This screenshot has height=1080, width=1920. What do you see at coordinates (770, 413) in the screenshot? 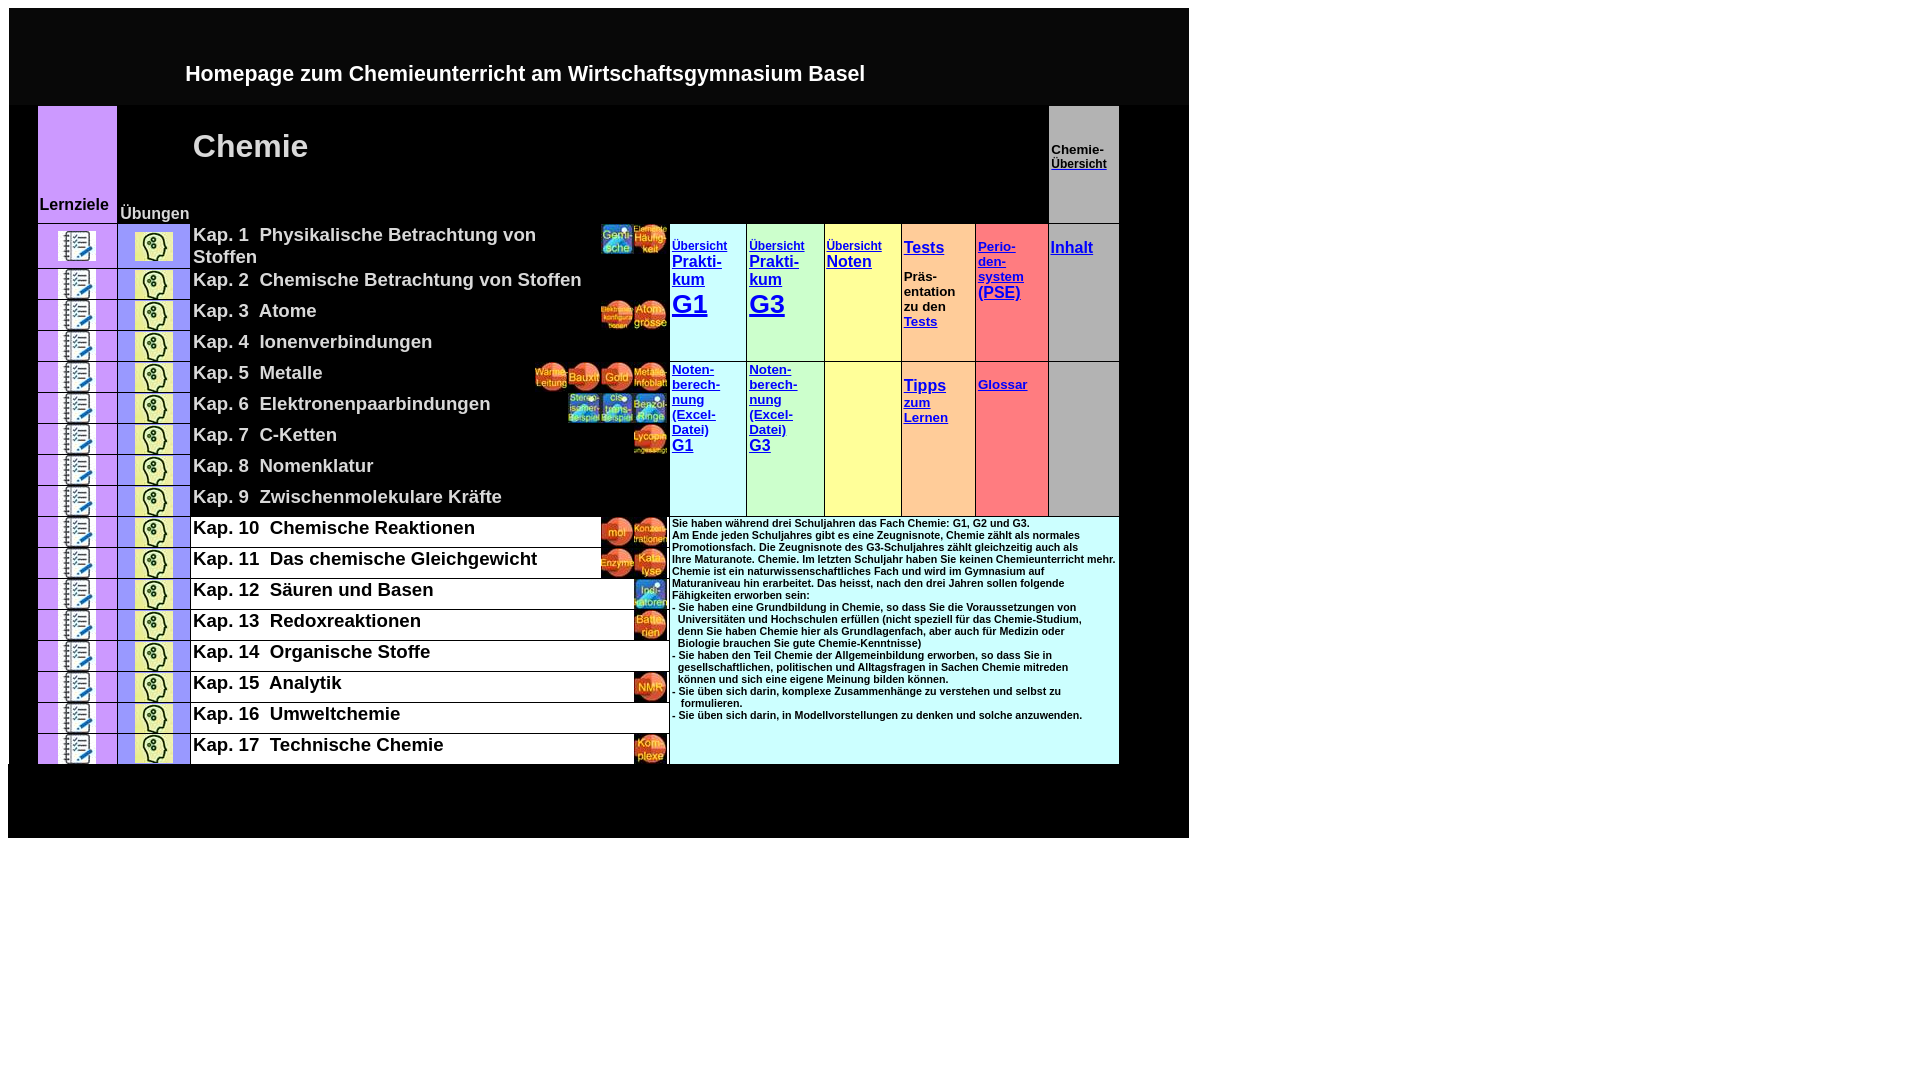
I see `'(Excel-'` at bounding box center [770, 413].